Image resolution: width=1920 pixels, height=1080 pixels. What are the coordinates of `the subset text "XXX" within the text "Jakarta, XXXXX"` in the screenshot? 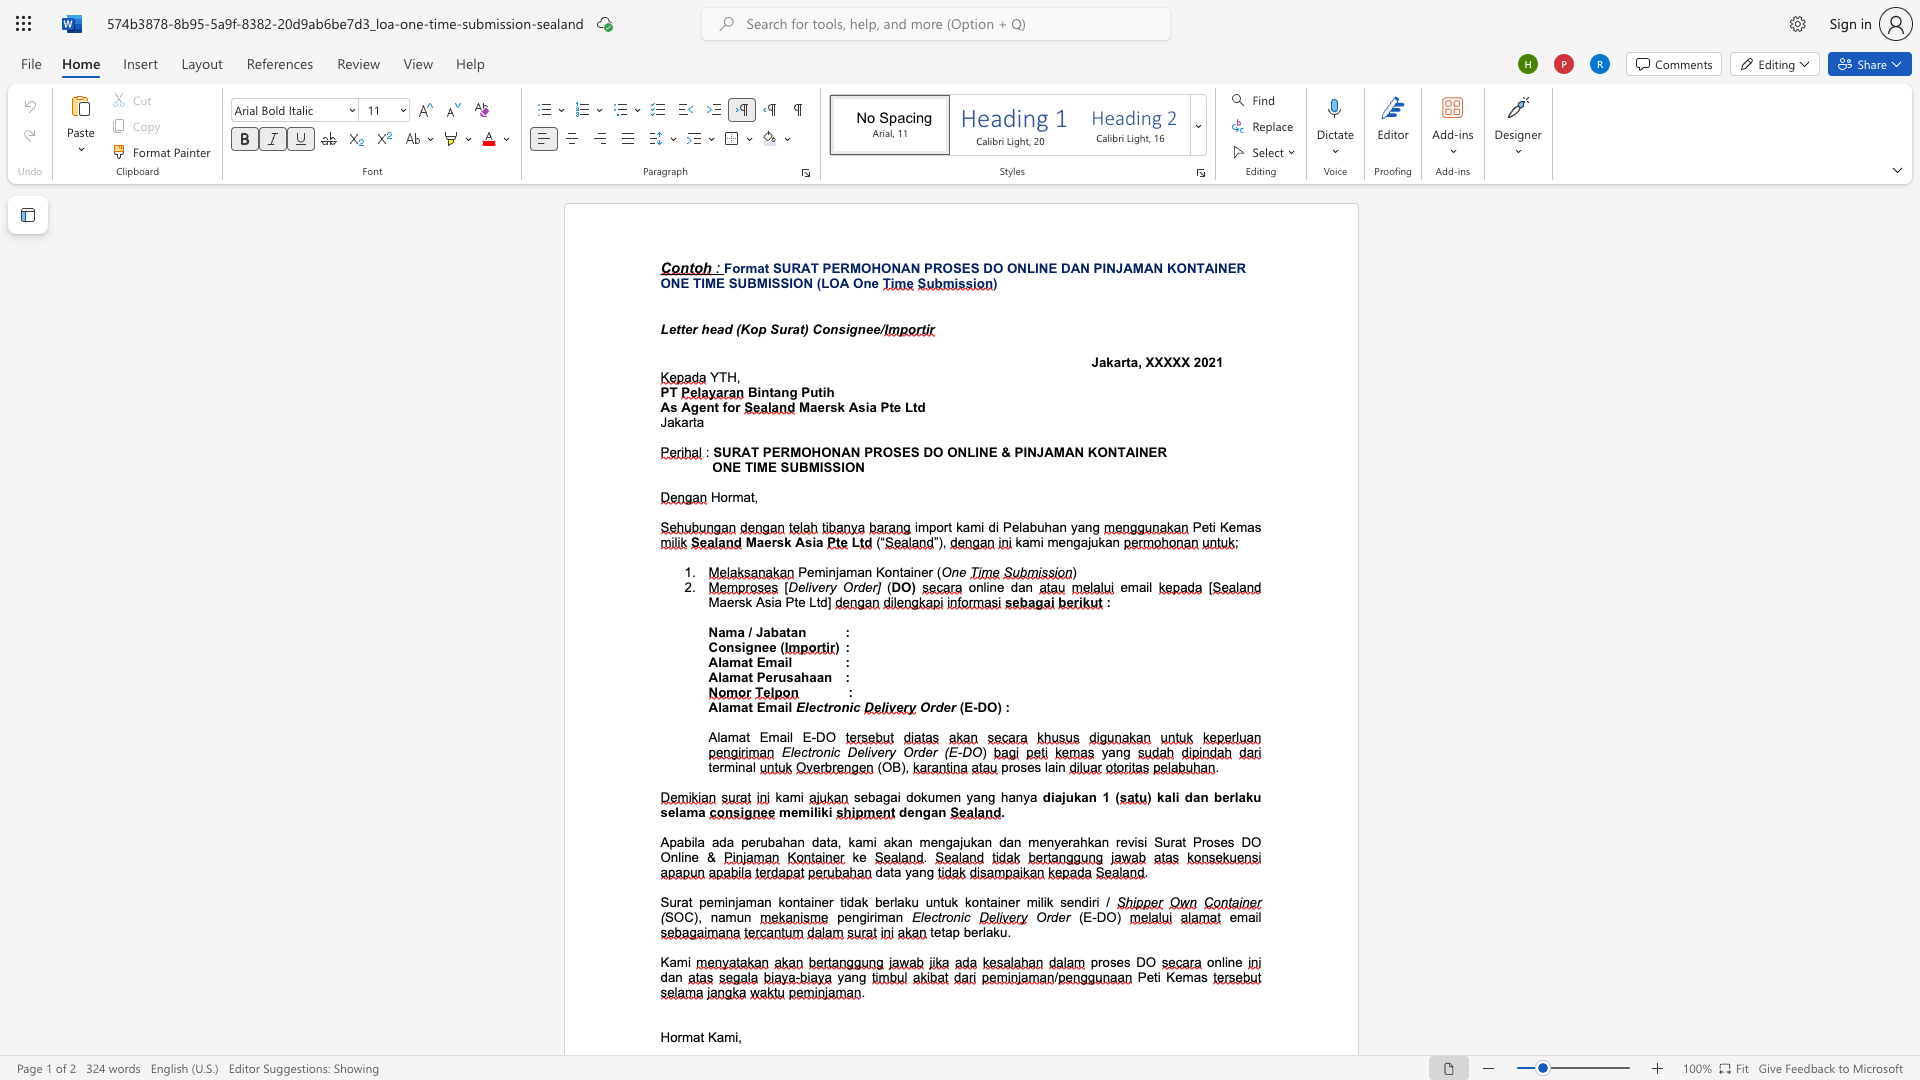 It's located at (1154, 362).